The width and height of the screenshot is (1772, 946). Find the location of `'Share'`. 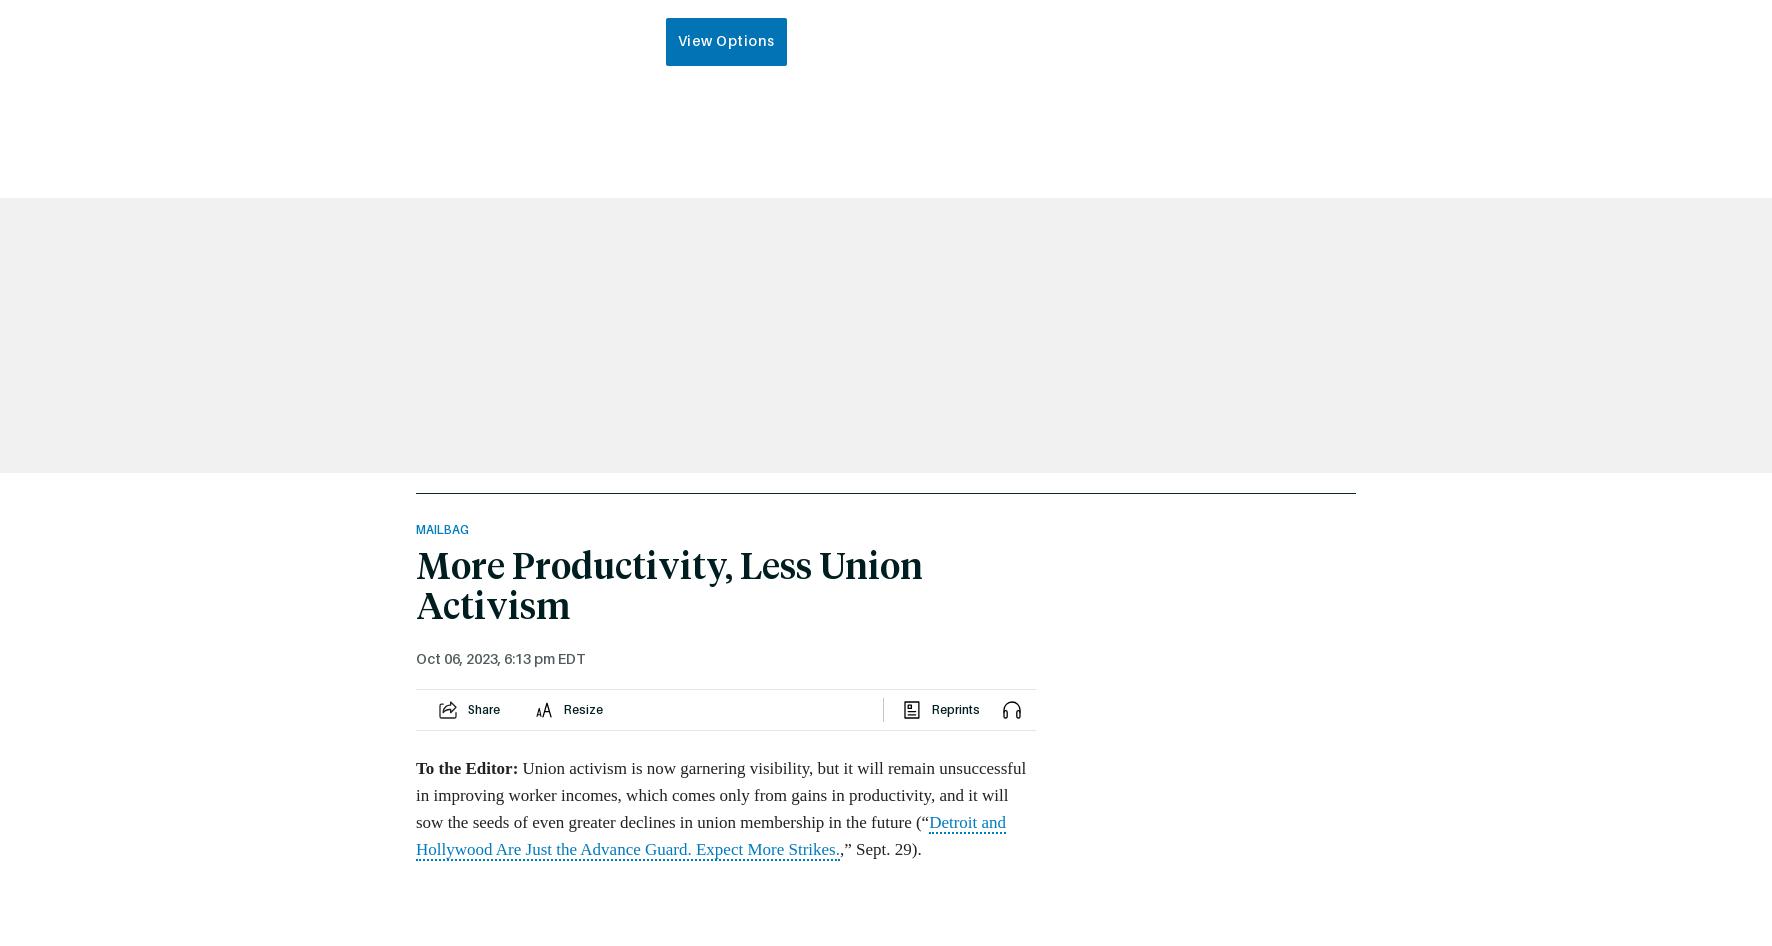

'Share' is located at coordinates (466, 708).